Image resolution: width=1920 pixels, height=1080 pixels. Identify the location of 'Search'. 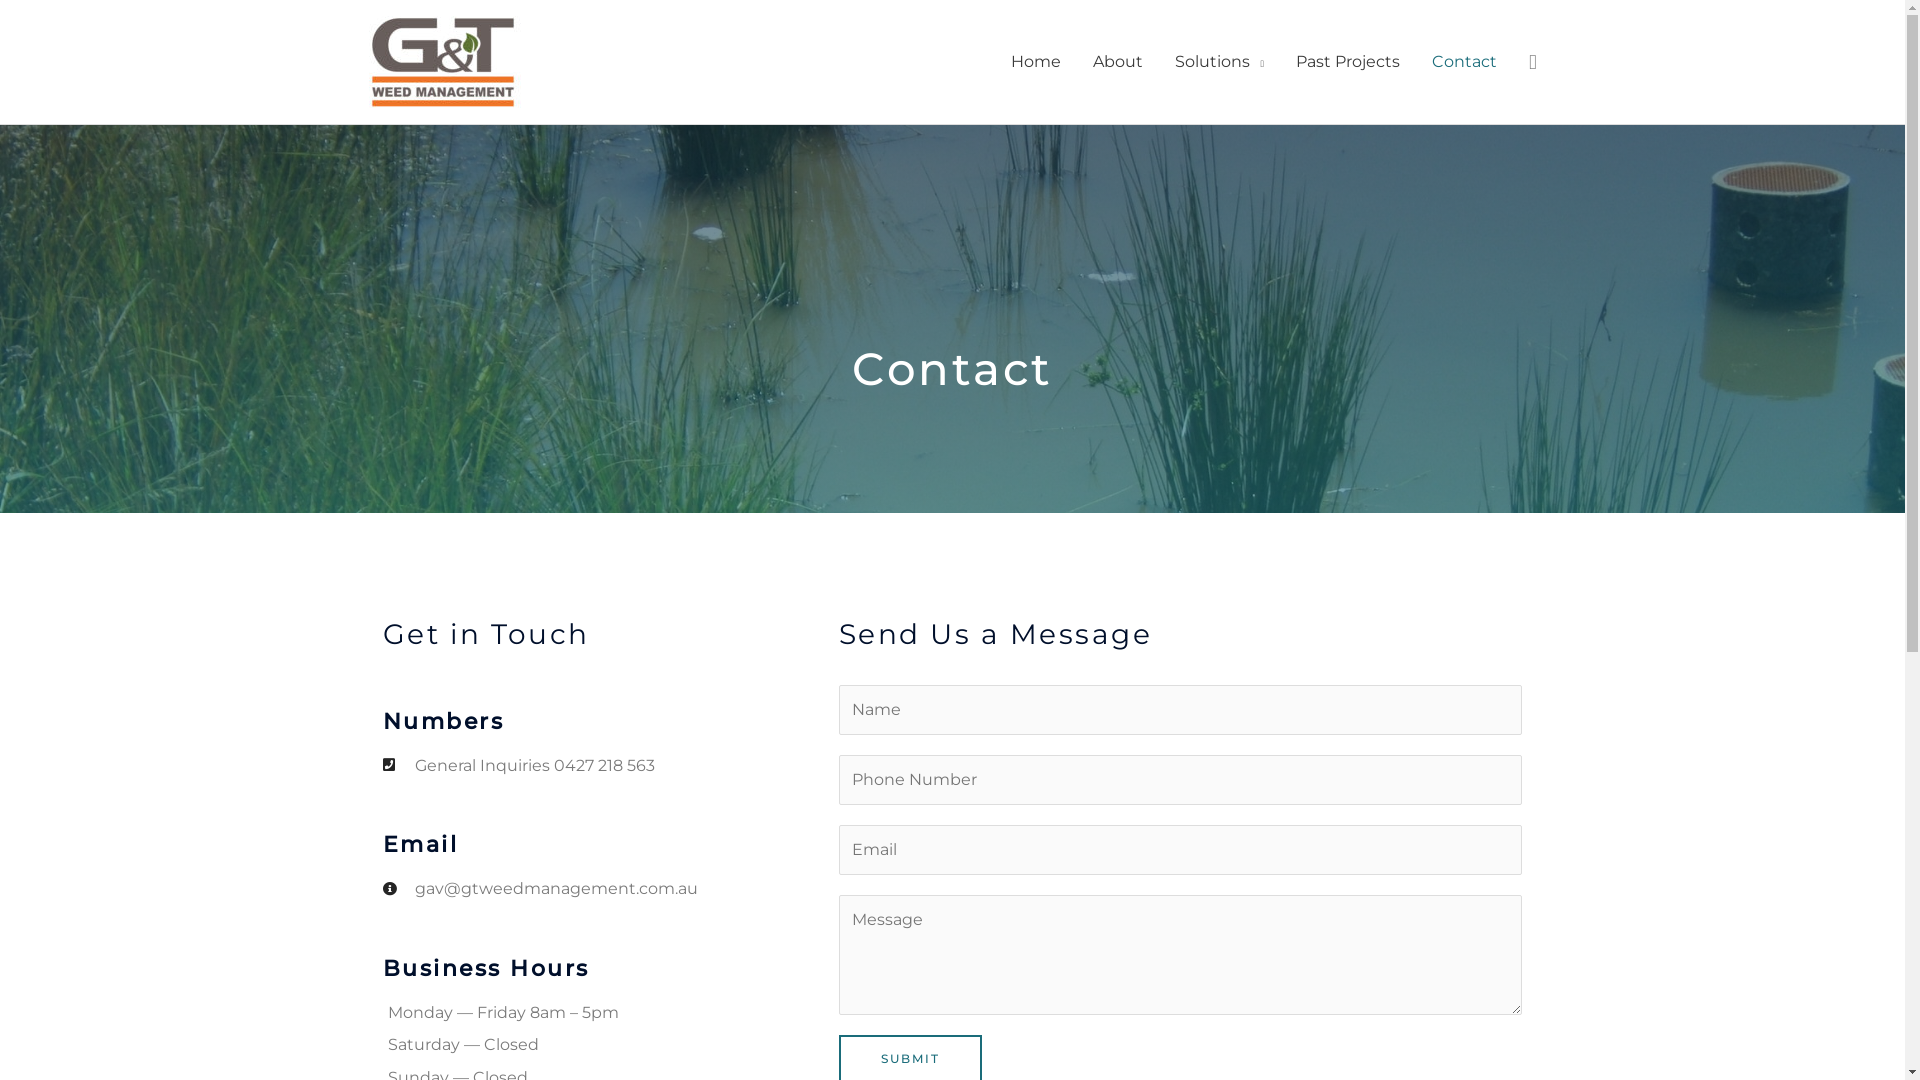
(1531, 61).